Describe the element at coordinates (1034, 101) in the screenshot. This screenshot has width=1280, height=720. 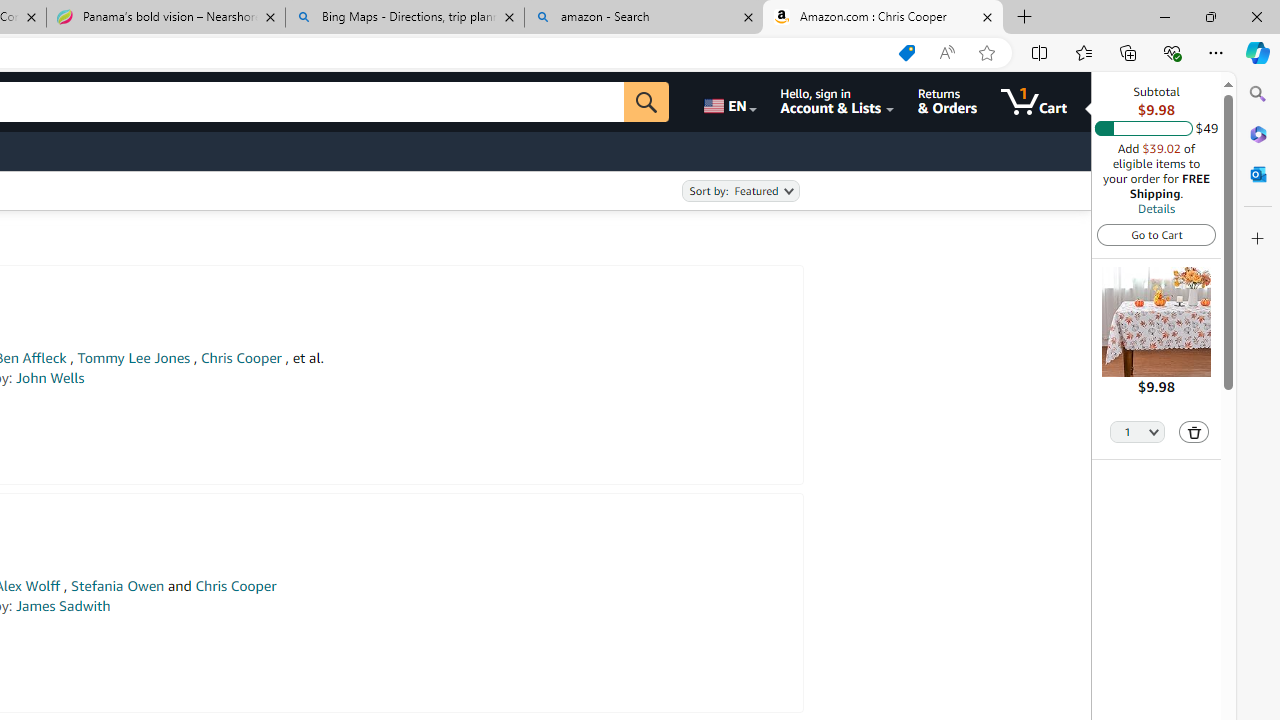
I see `'1 item in cart'` at that location.